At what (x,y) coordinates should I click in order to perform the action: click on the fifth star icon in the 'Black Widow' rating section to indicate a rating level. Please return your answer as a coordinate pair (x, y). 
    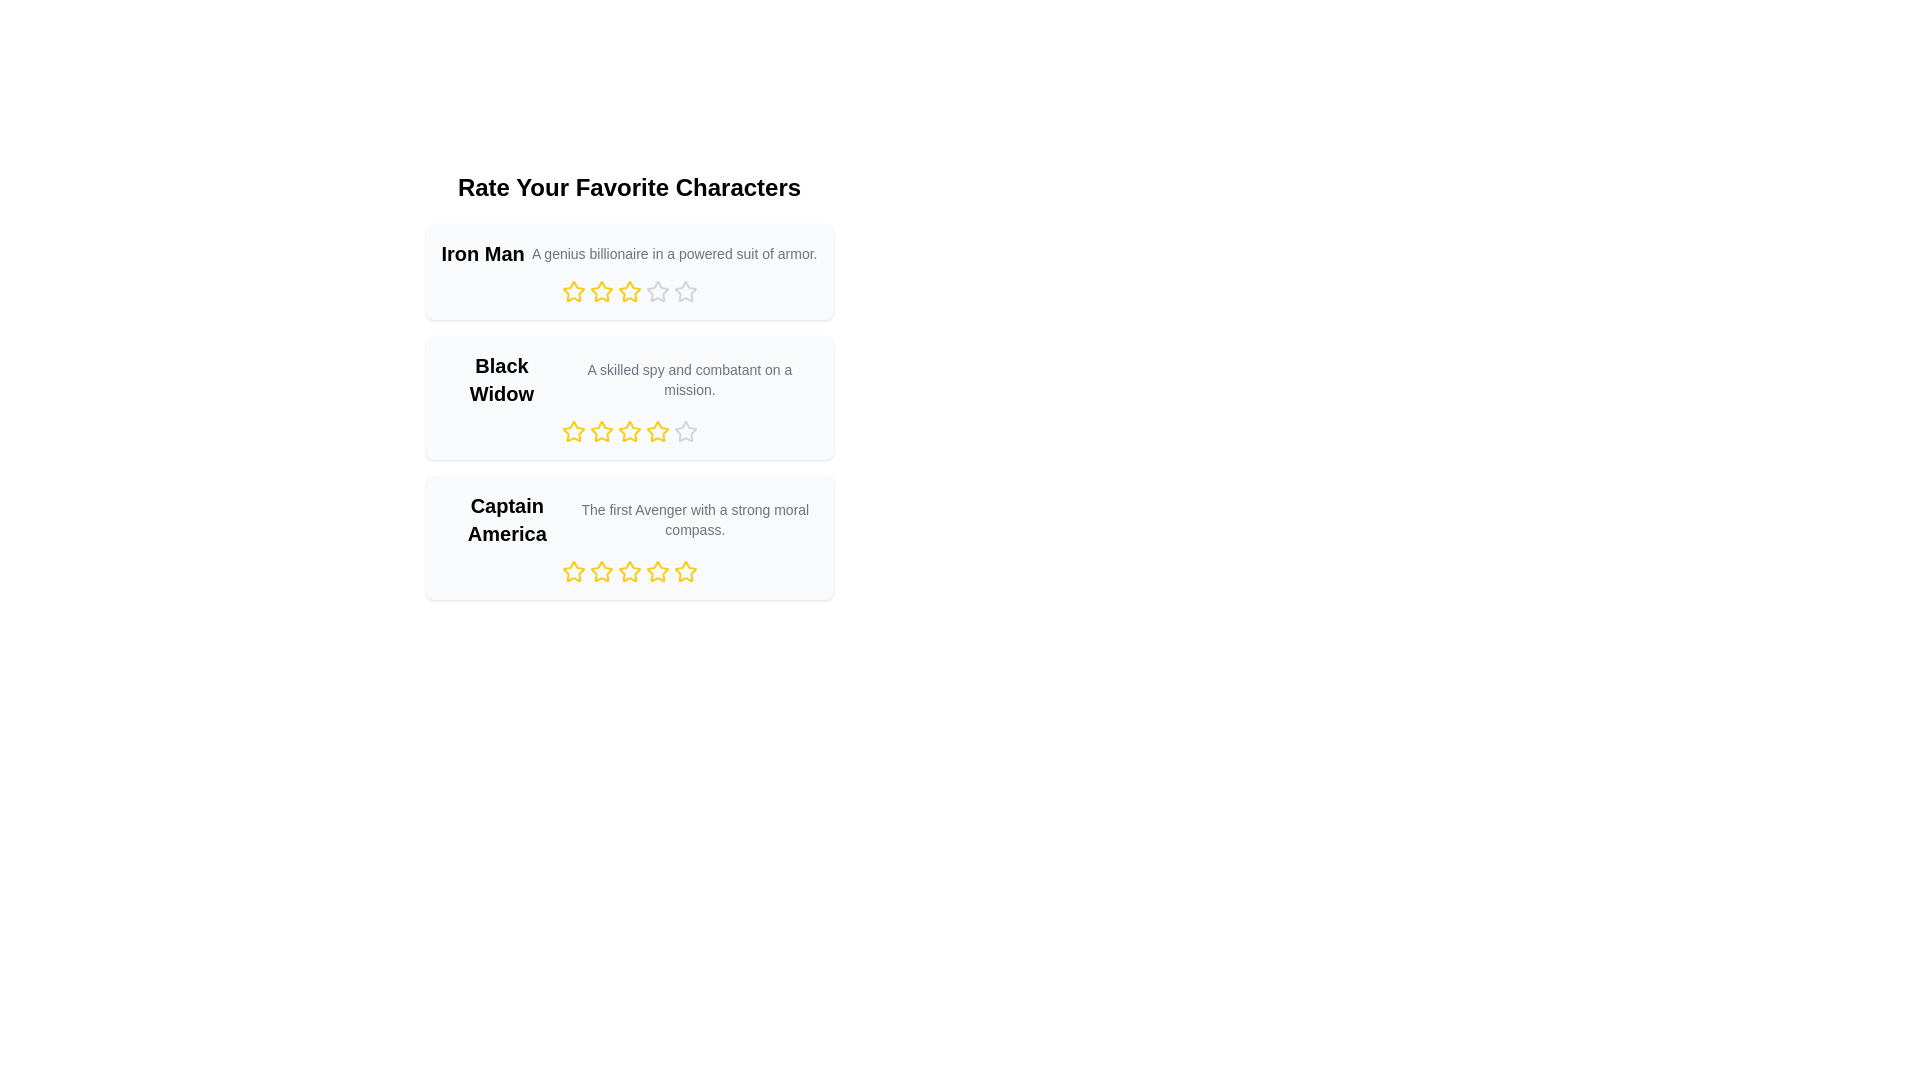
    Looking at the image, I should click on (685, 431).